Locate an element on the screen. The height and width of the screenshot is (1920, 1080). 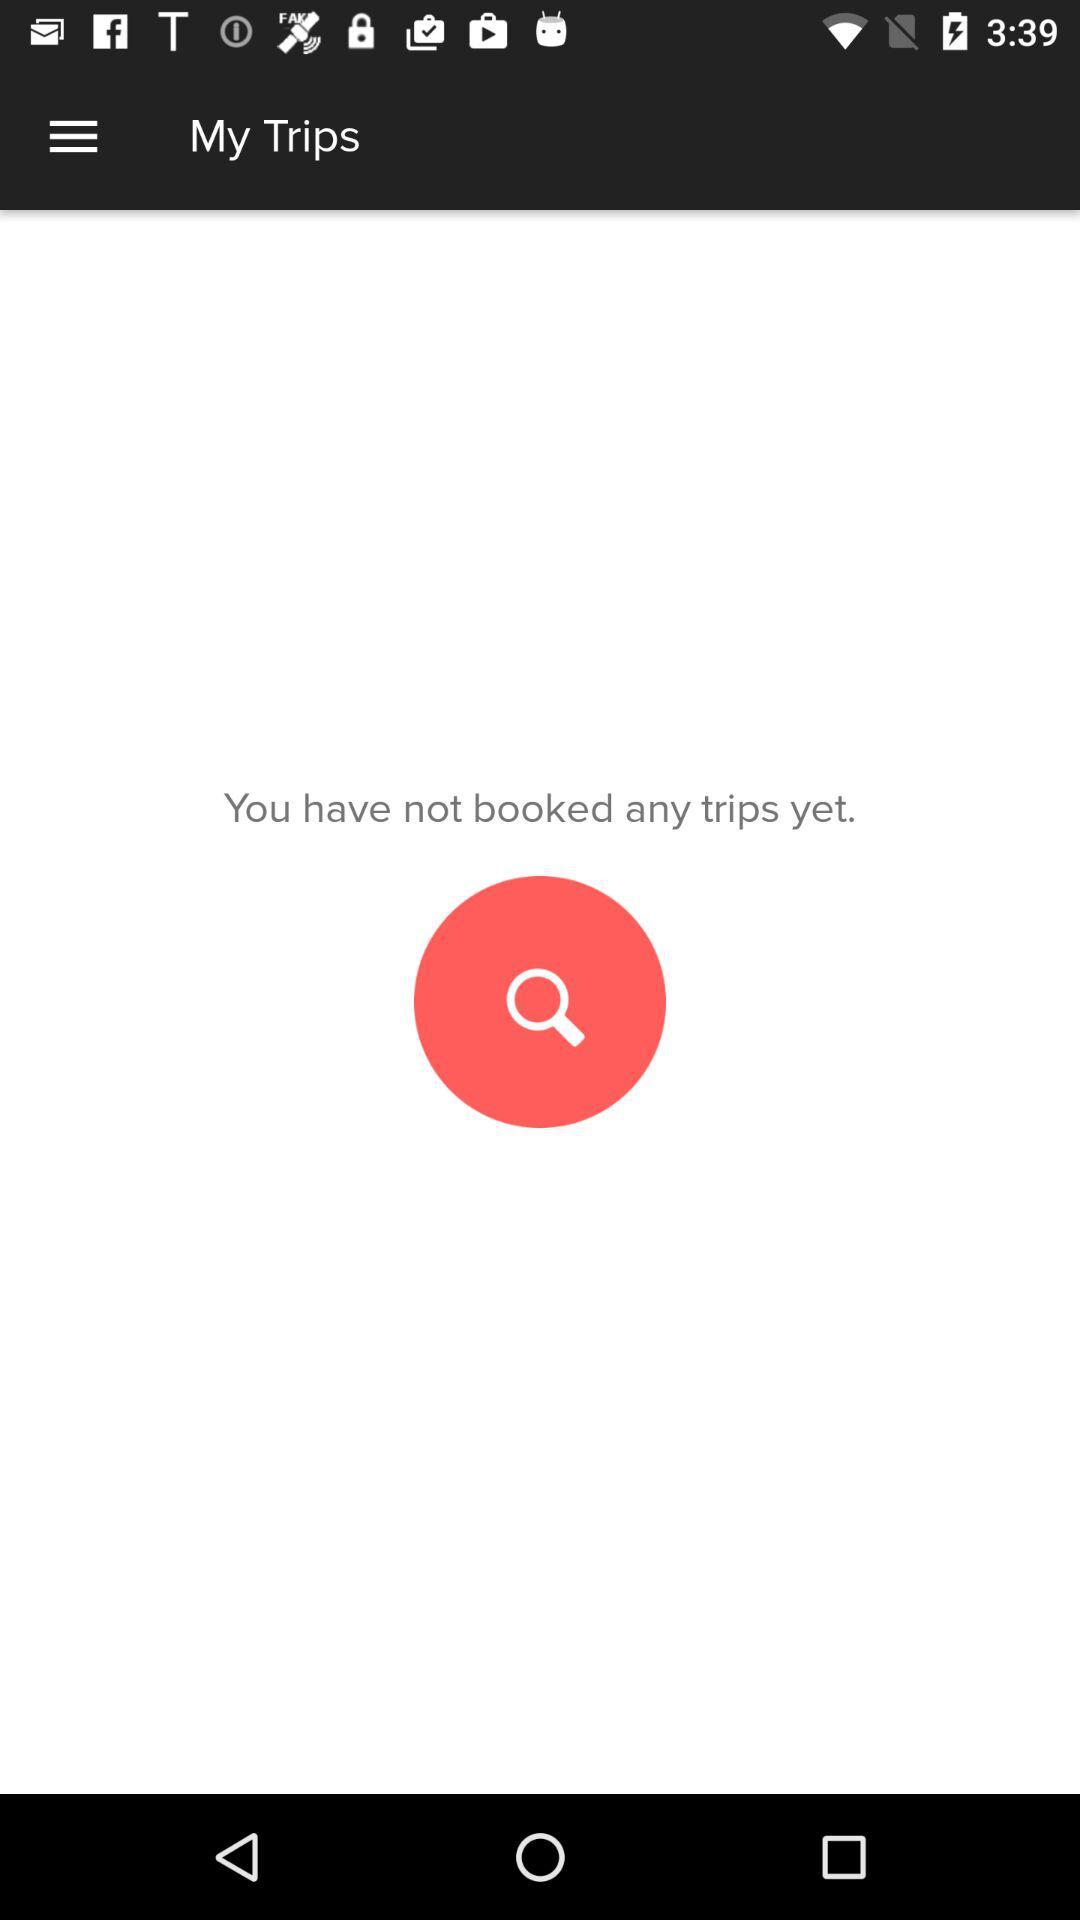
item above you have not item is located at coordinates (72, 135).